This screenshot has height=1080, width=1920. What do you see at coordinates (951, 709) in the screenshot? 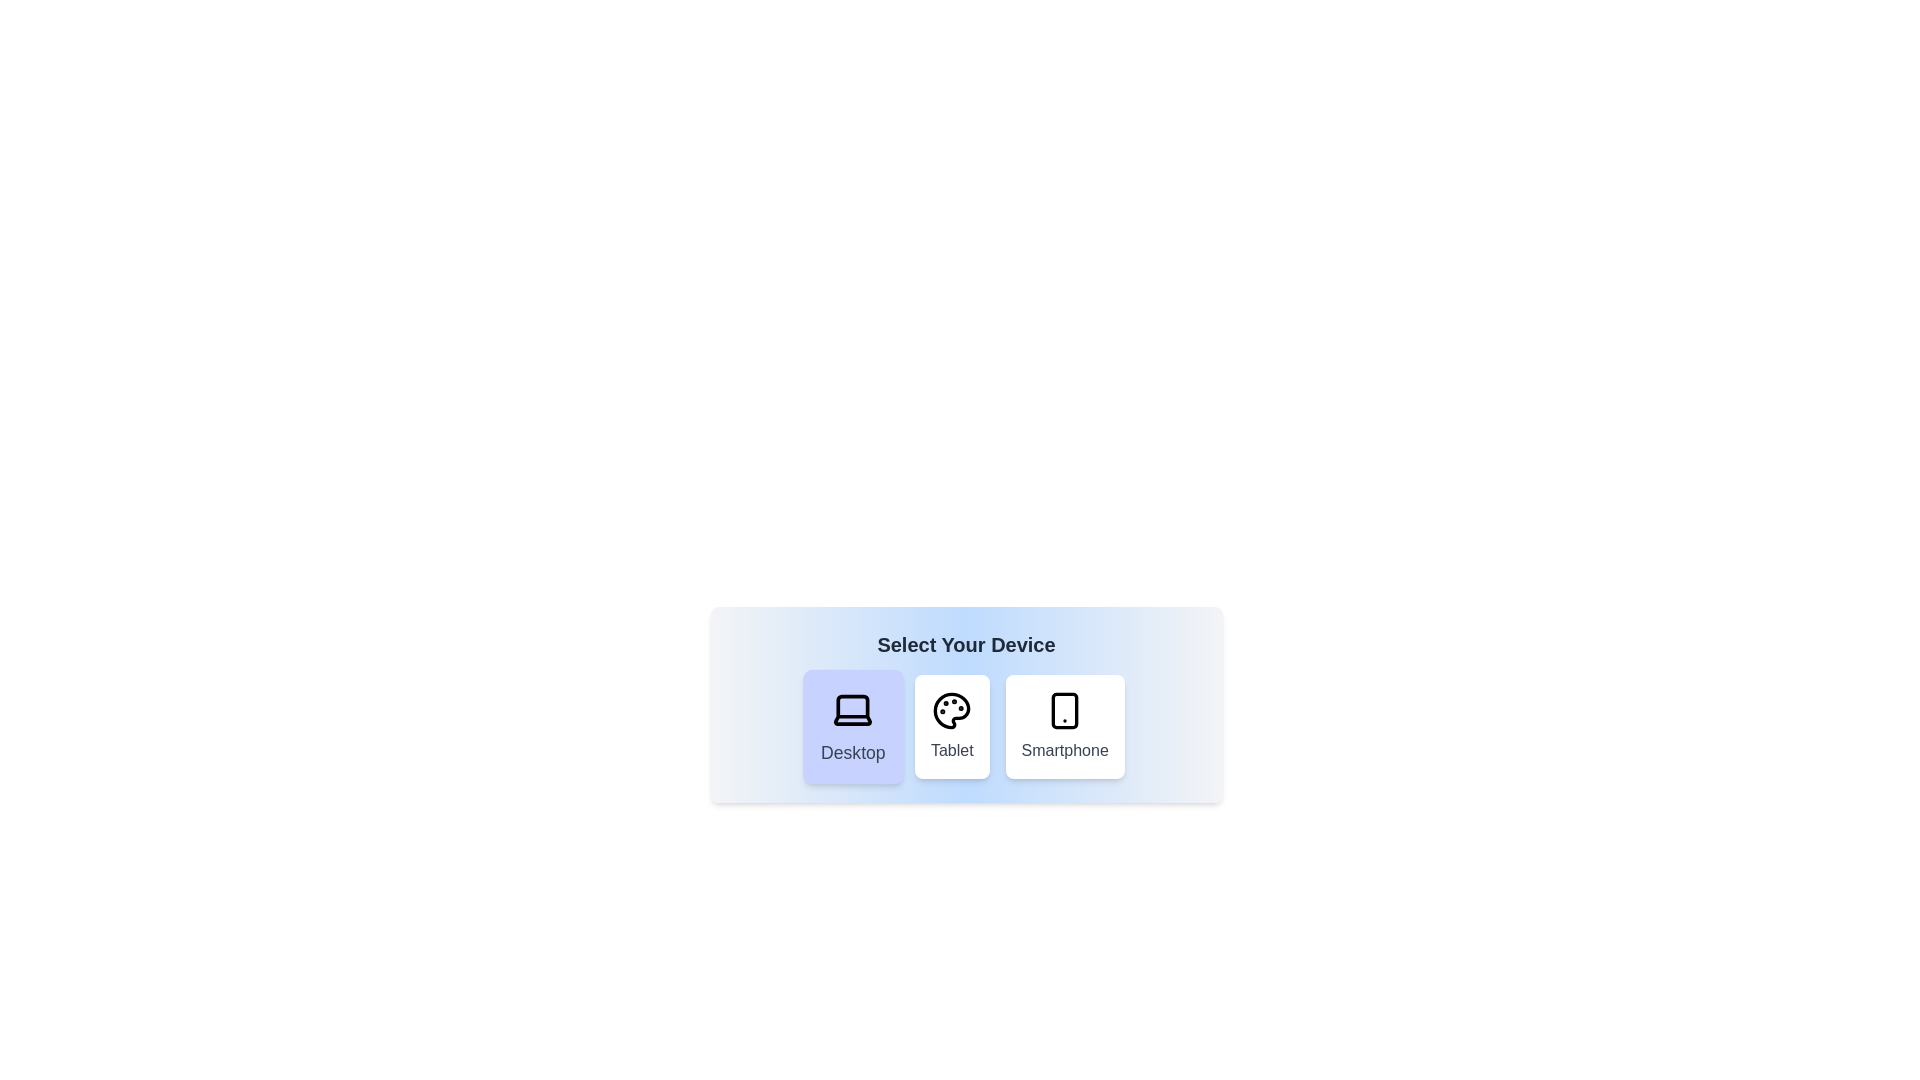
I see `the color palette icon segment located in the center of the 'Tablet' option in the 'Select Your Device' menu, which is the backdrop of the icon between the 'Desktop' and 'Smartphone' buttons` at bounding box center [951, 709].